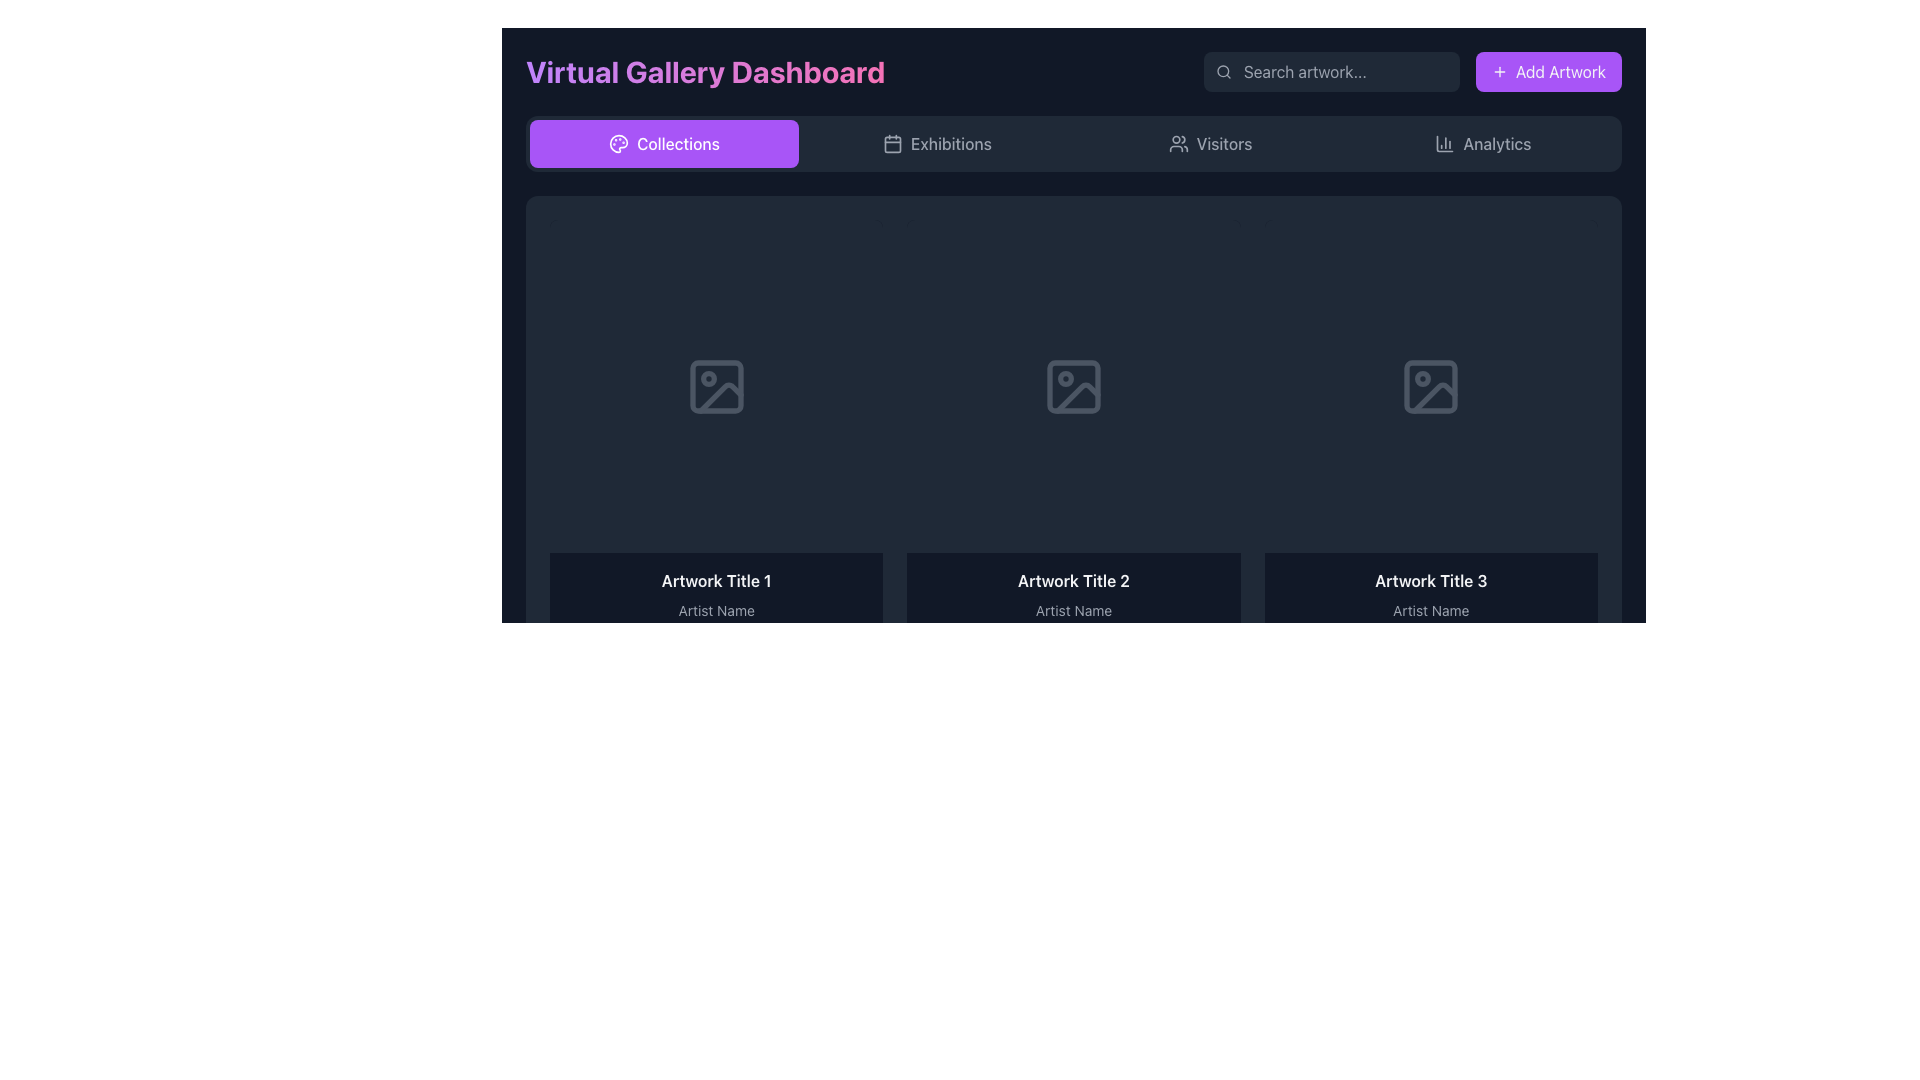 The width and height of the screenshot is (1920, 1080). Describe the element at coordinates (1073, 386) in the screenshot. I see `the image placeholder or frame with a dark gray background and an image icon at its center, located in the middle column of the grid layout in the 'Collections' section, above 'Artwork Title 2' and 'Artist Name'` at that location.